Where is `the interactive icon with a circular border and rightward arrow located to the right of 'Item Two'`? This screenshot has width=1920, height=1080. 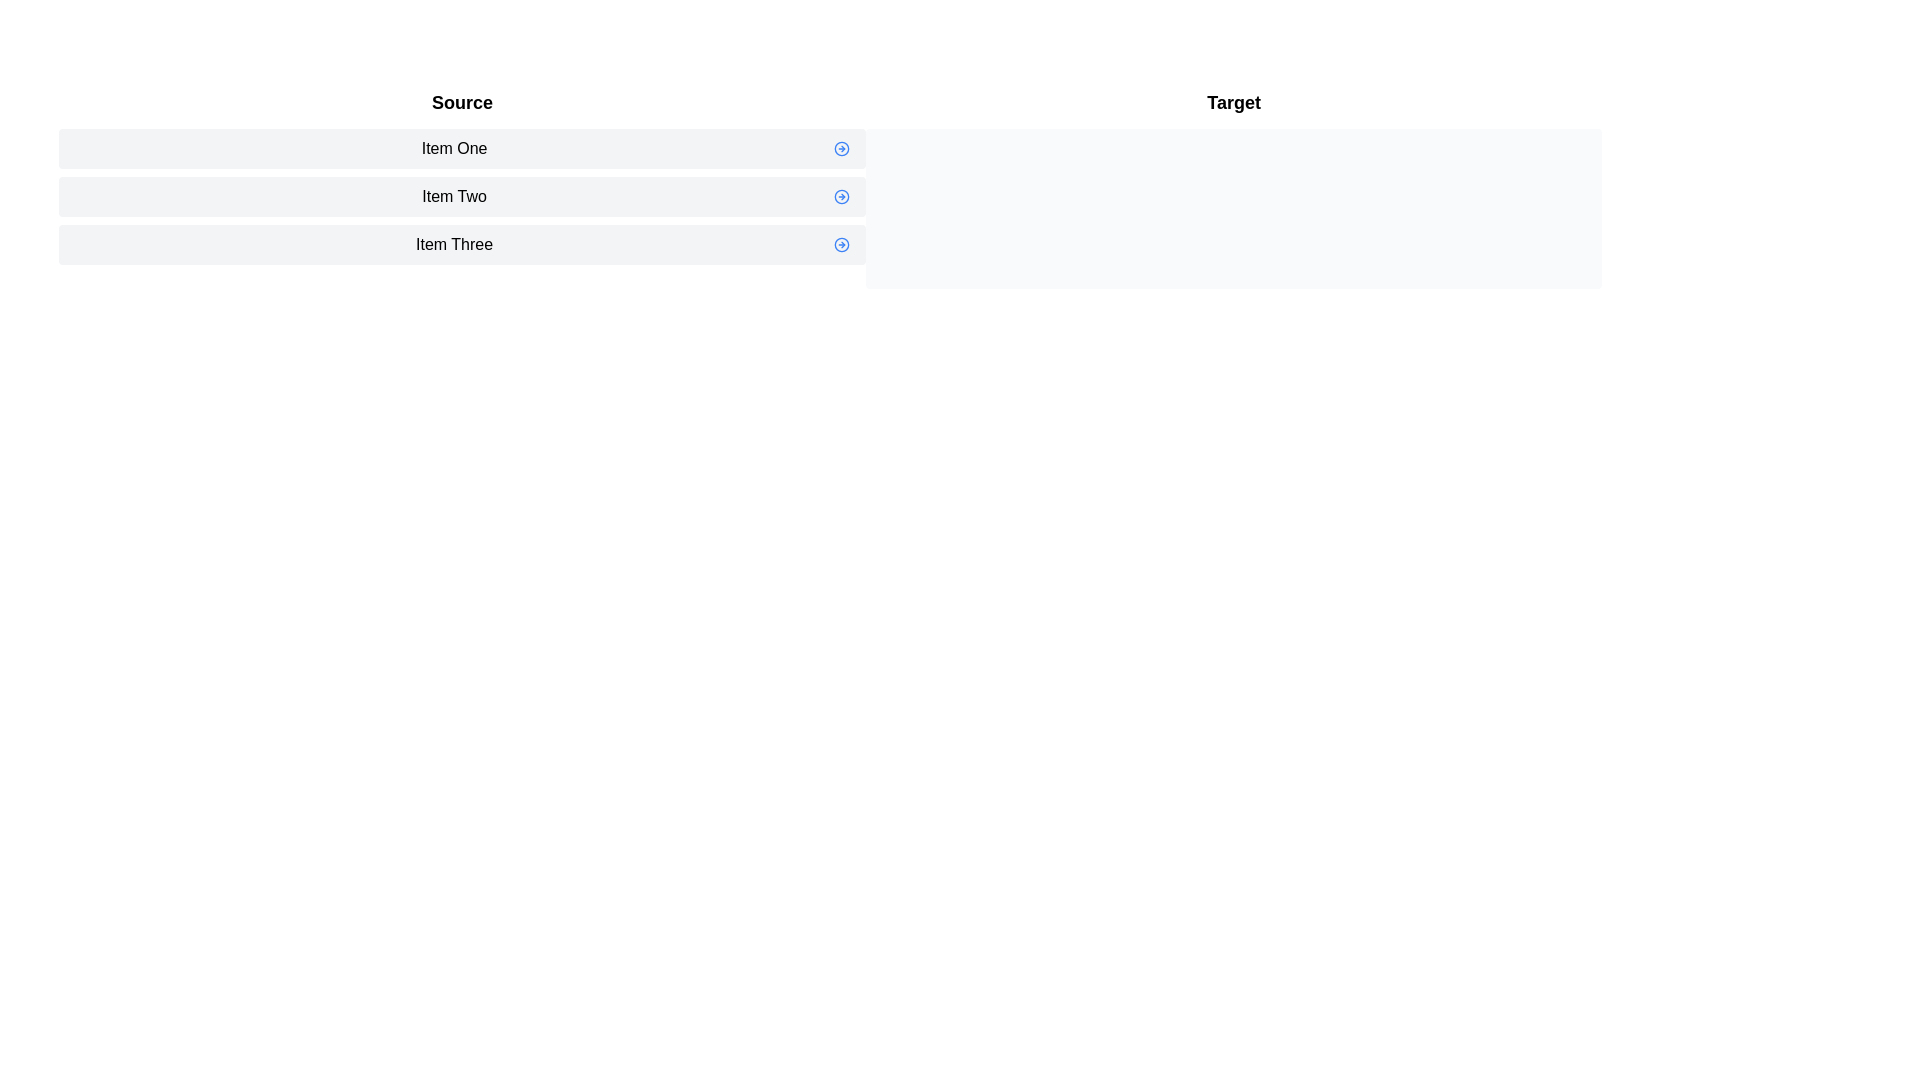
the interactive icon with a circular border and rightward arrow located to the right of 'Item Two' is located at coordinates (842, 196).